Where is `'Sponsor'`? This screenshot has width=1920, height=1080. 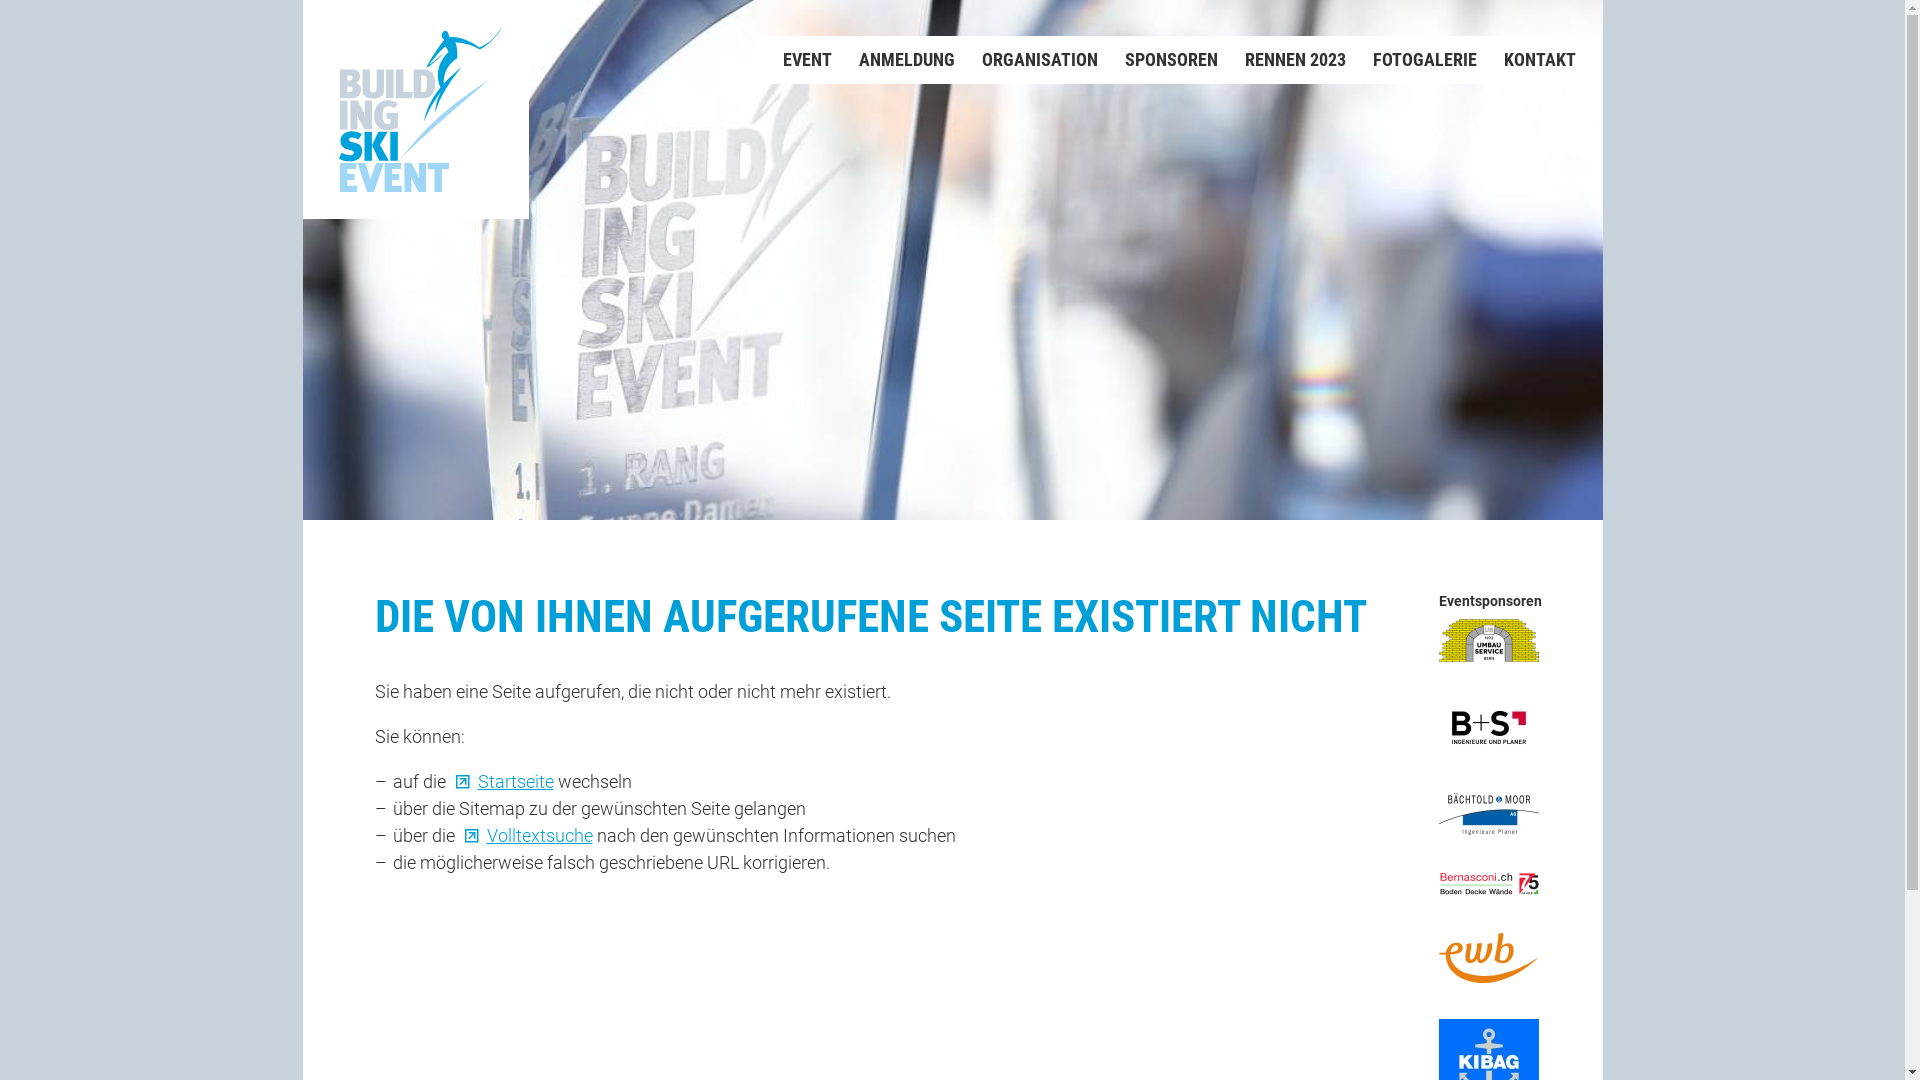
'Sponsor' is located at coordinates (1488, 727).